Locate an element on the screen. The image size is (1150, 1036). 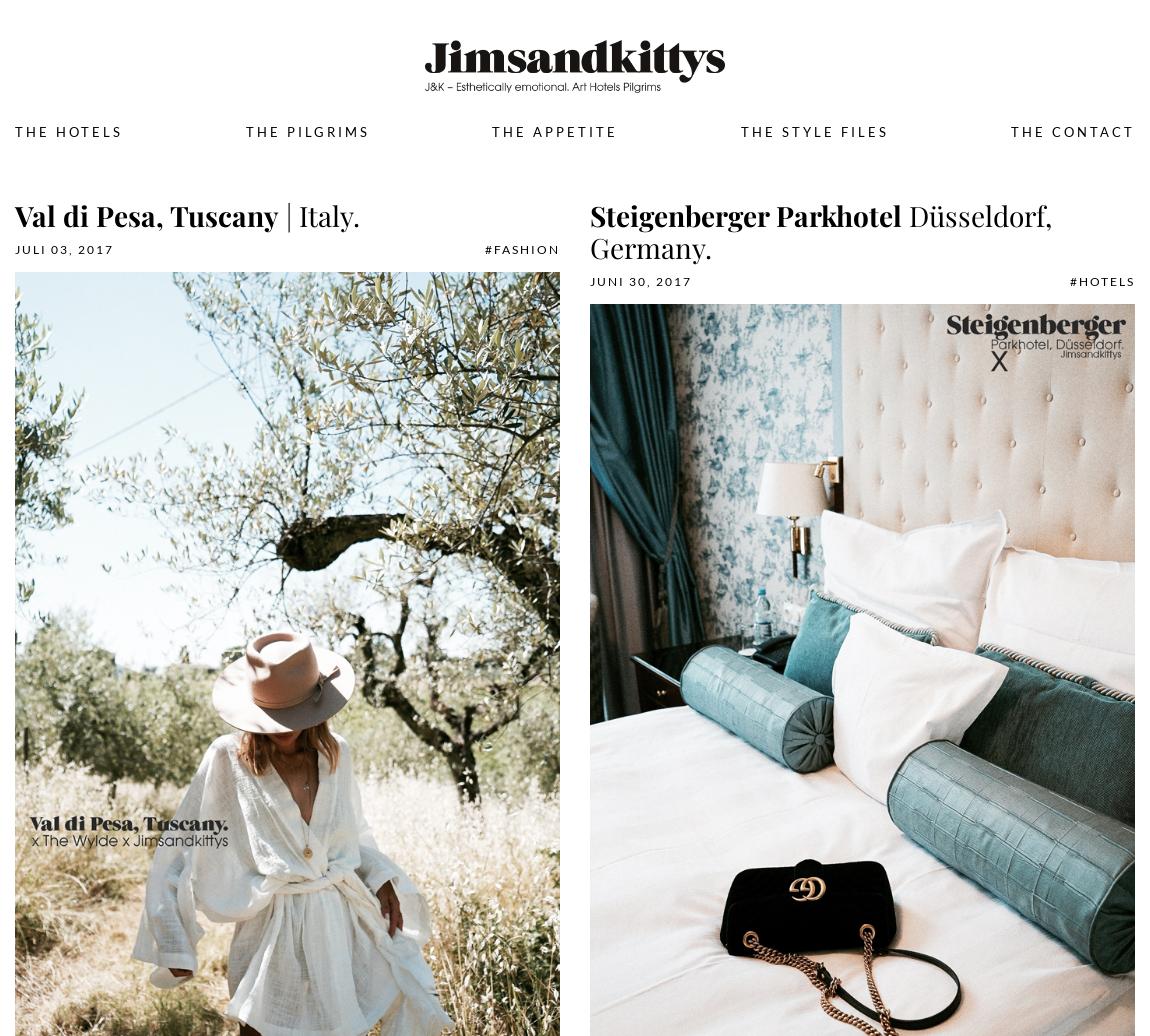
'Val di Pesa, Tuscany' is located at coordinates (145, 215).